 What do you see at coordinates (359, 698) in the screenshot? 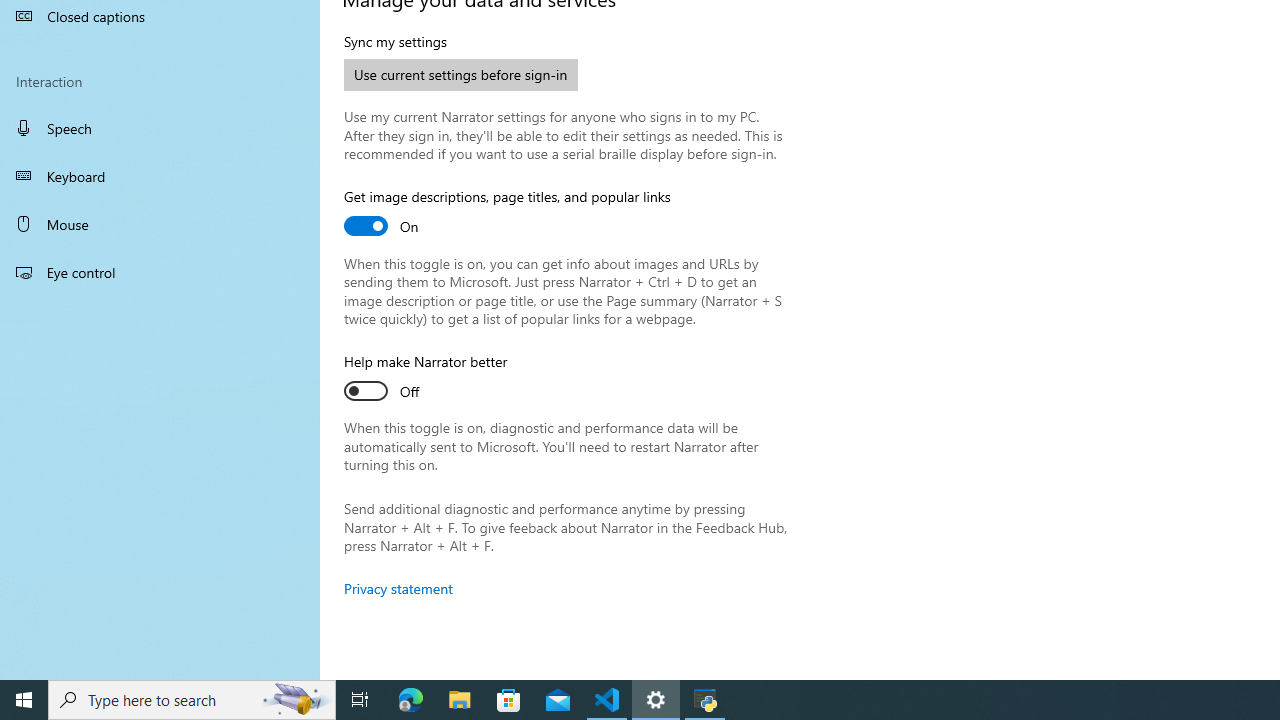
I see `'Task View'` at bounding box center [359, 698].